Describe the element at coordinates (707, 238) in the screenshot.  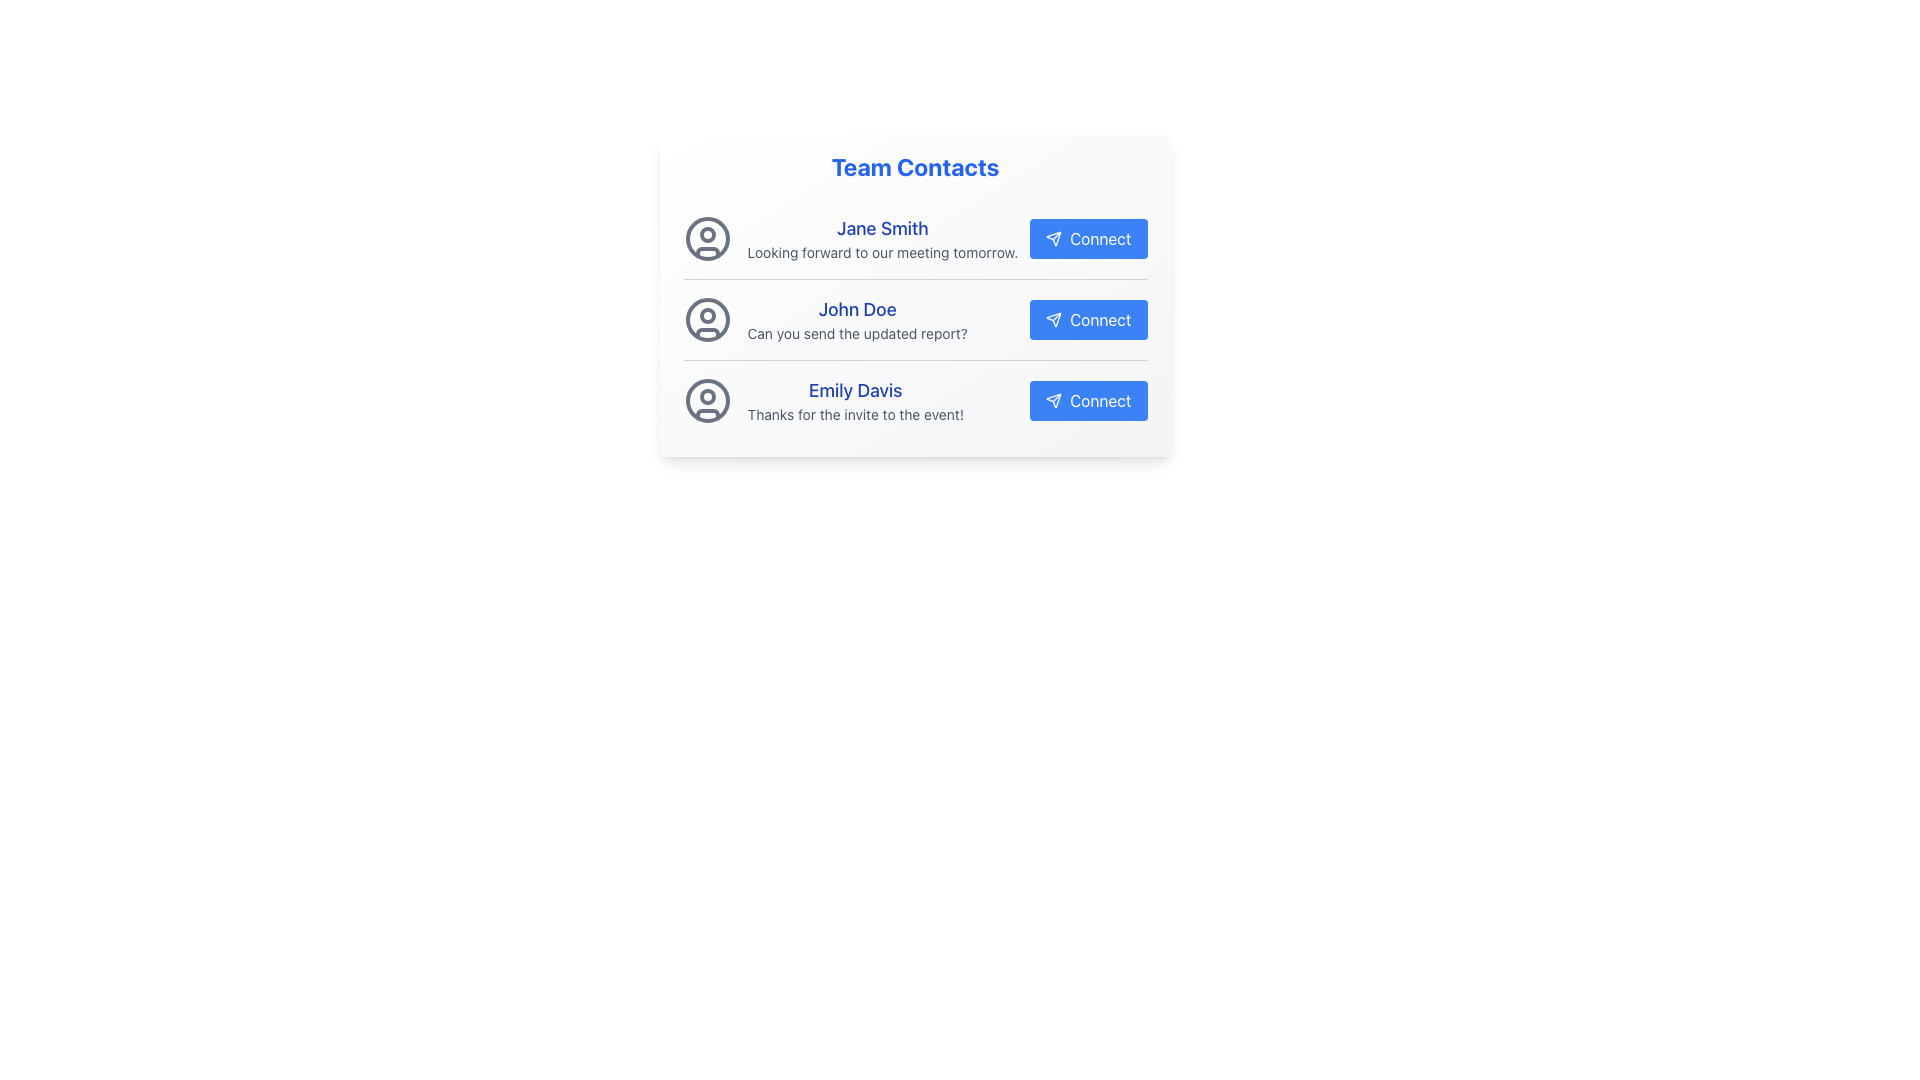
I see `the user icon for 'Jane Smith' in the 'Team Contacts' list, which is represented as a gray circular outline enclosing a simplified head and shoulders, located to the left of her name` at that location.